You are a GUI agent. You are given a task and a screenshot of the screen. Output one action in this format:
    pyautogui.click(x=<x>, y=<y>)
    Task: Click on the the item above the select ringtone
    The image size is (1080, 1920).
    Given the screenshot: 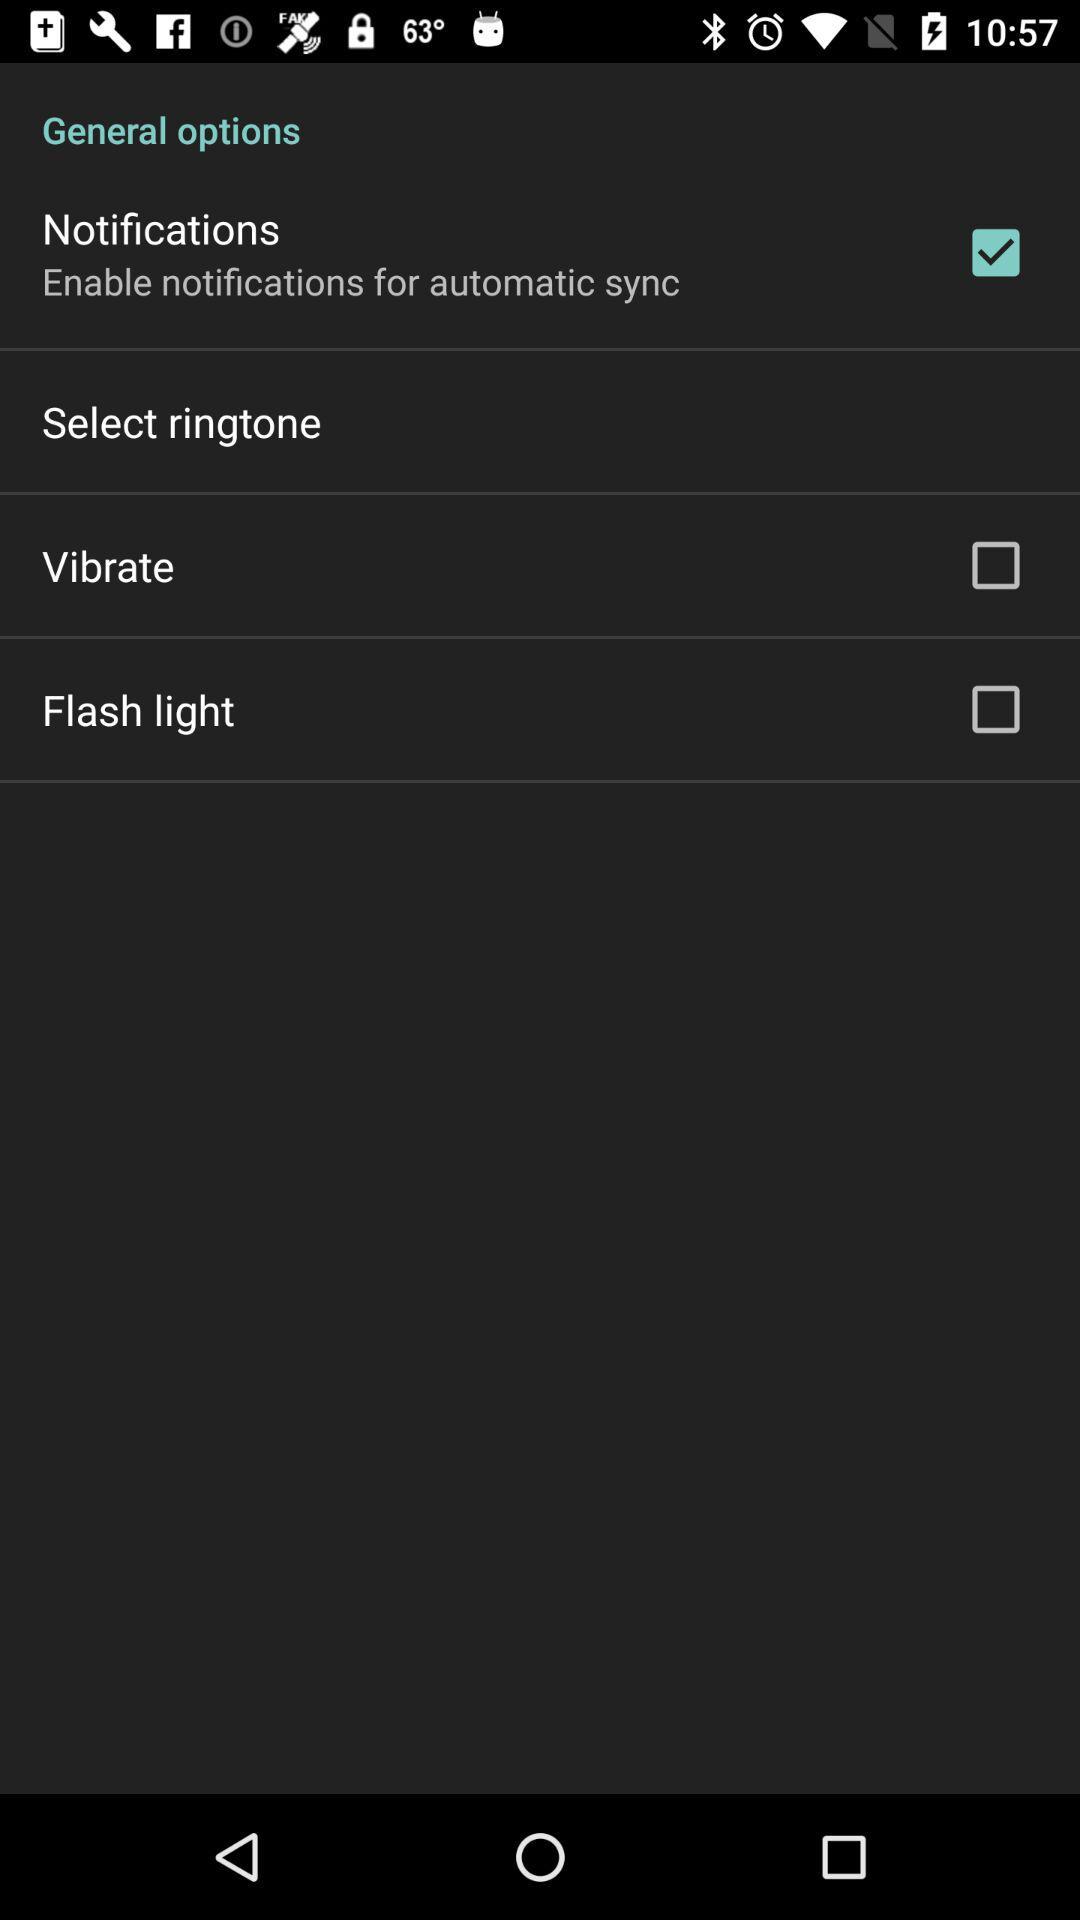 What is the action you would take?
    pyautogui.click(x=361, y=280)
    